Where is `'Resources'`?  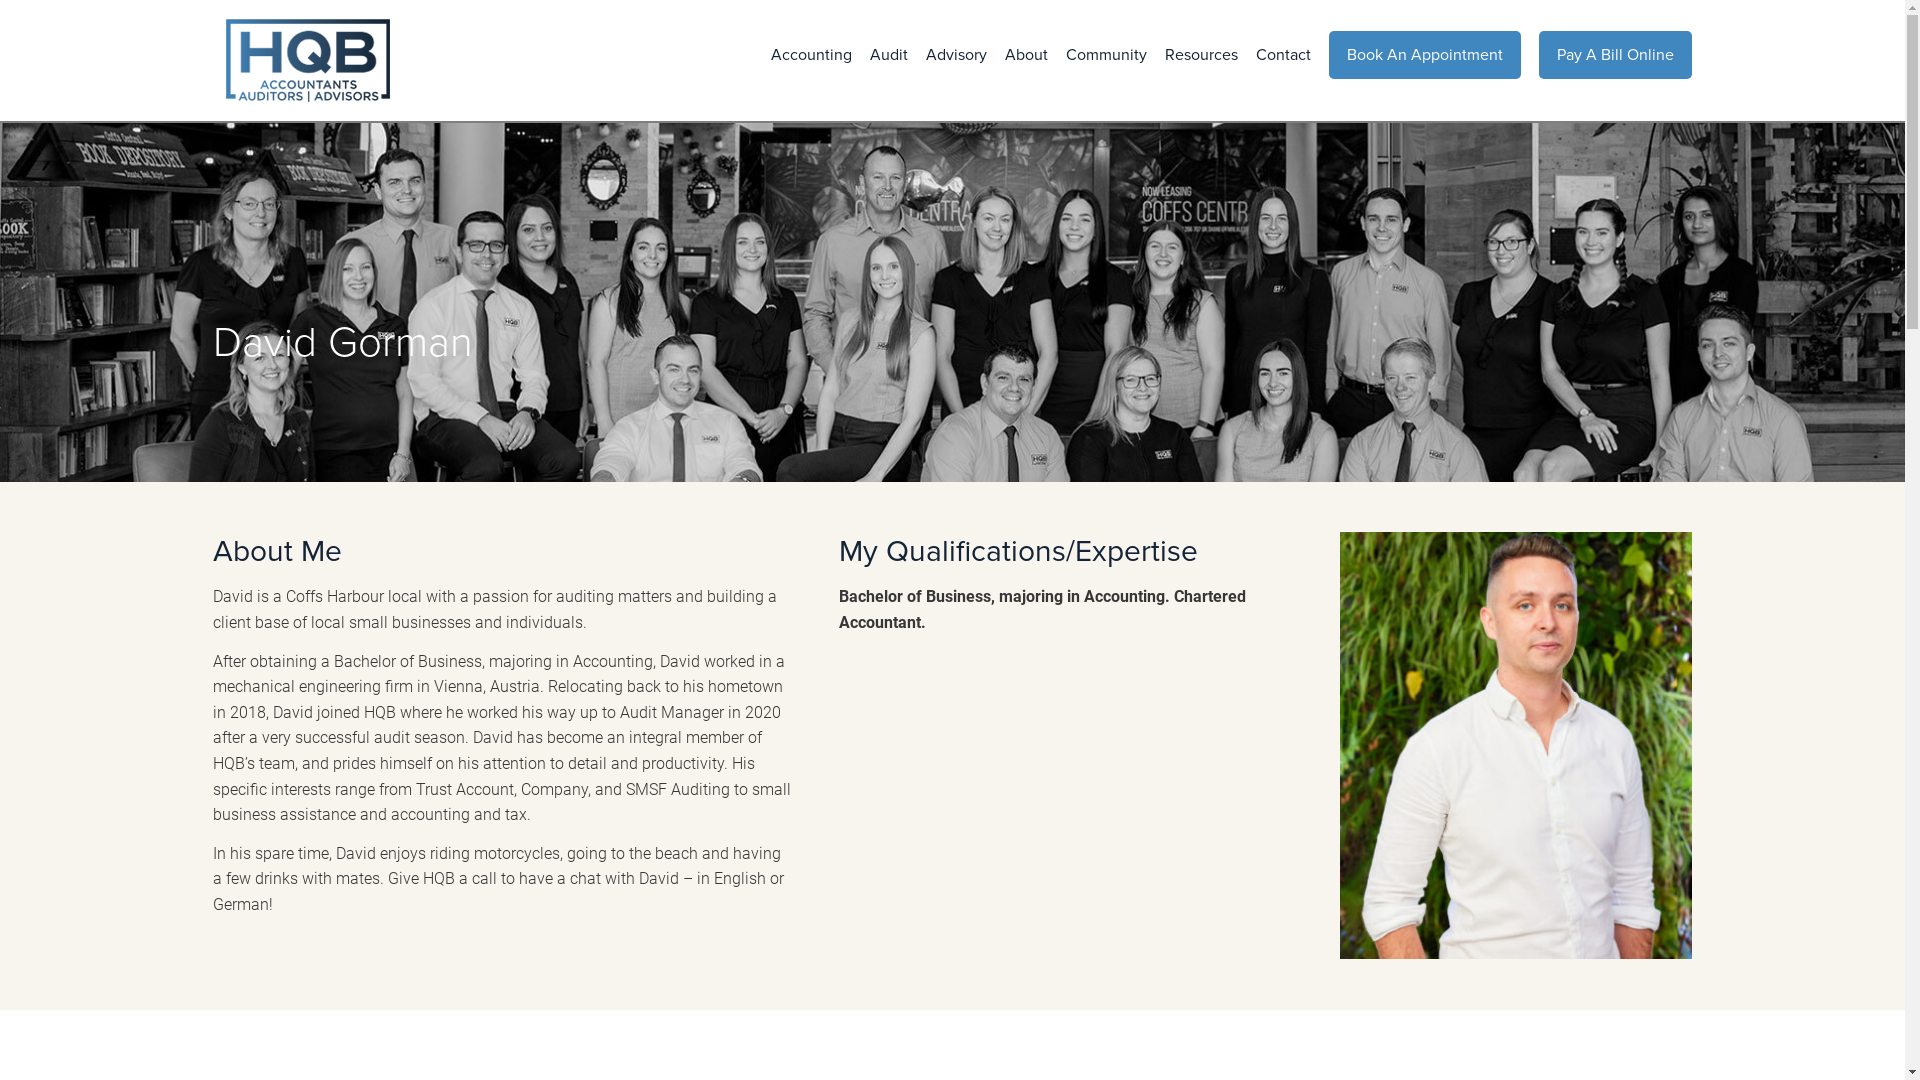
'Resources' is located at coordinates (1192, 53).